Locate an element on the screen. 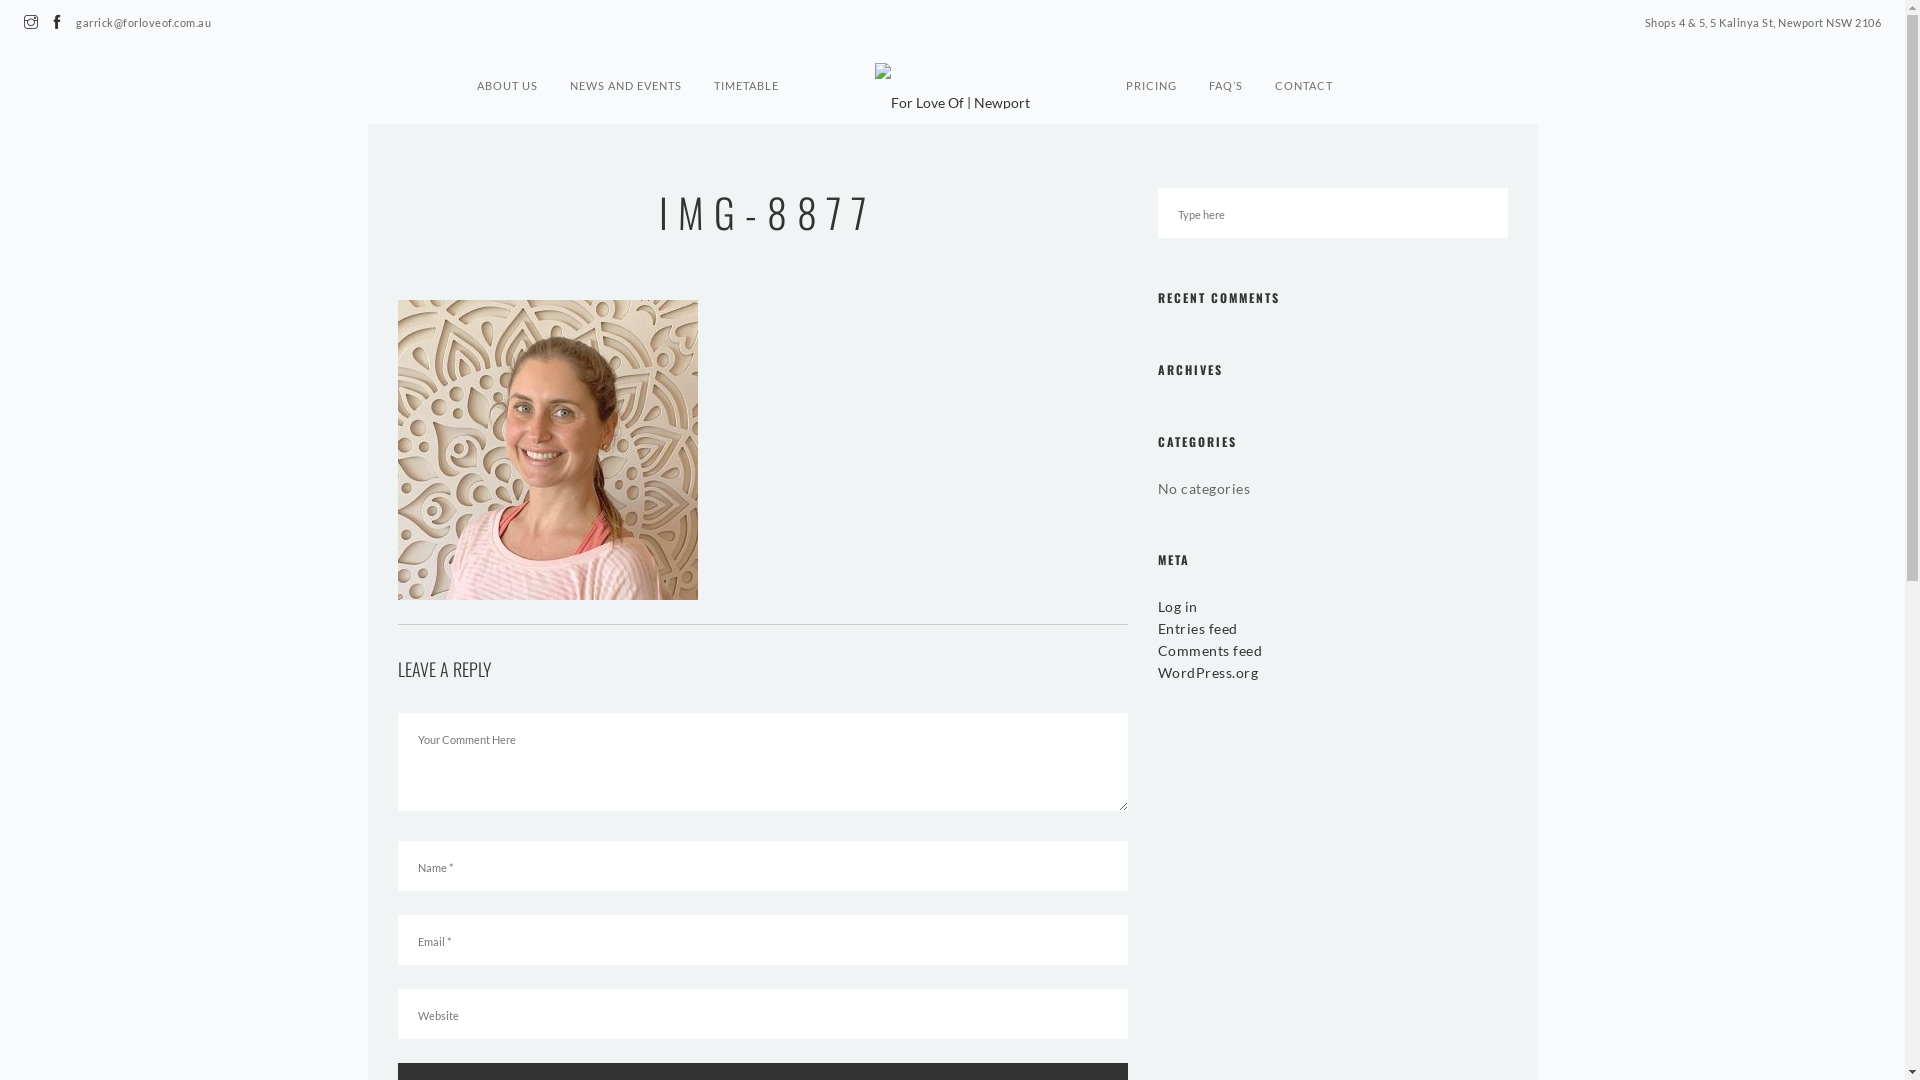  'NEWS AND EVENTS' is located at coordinates (624, 75).